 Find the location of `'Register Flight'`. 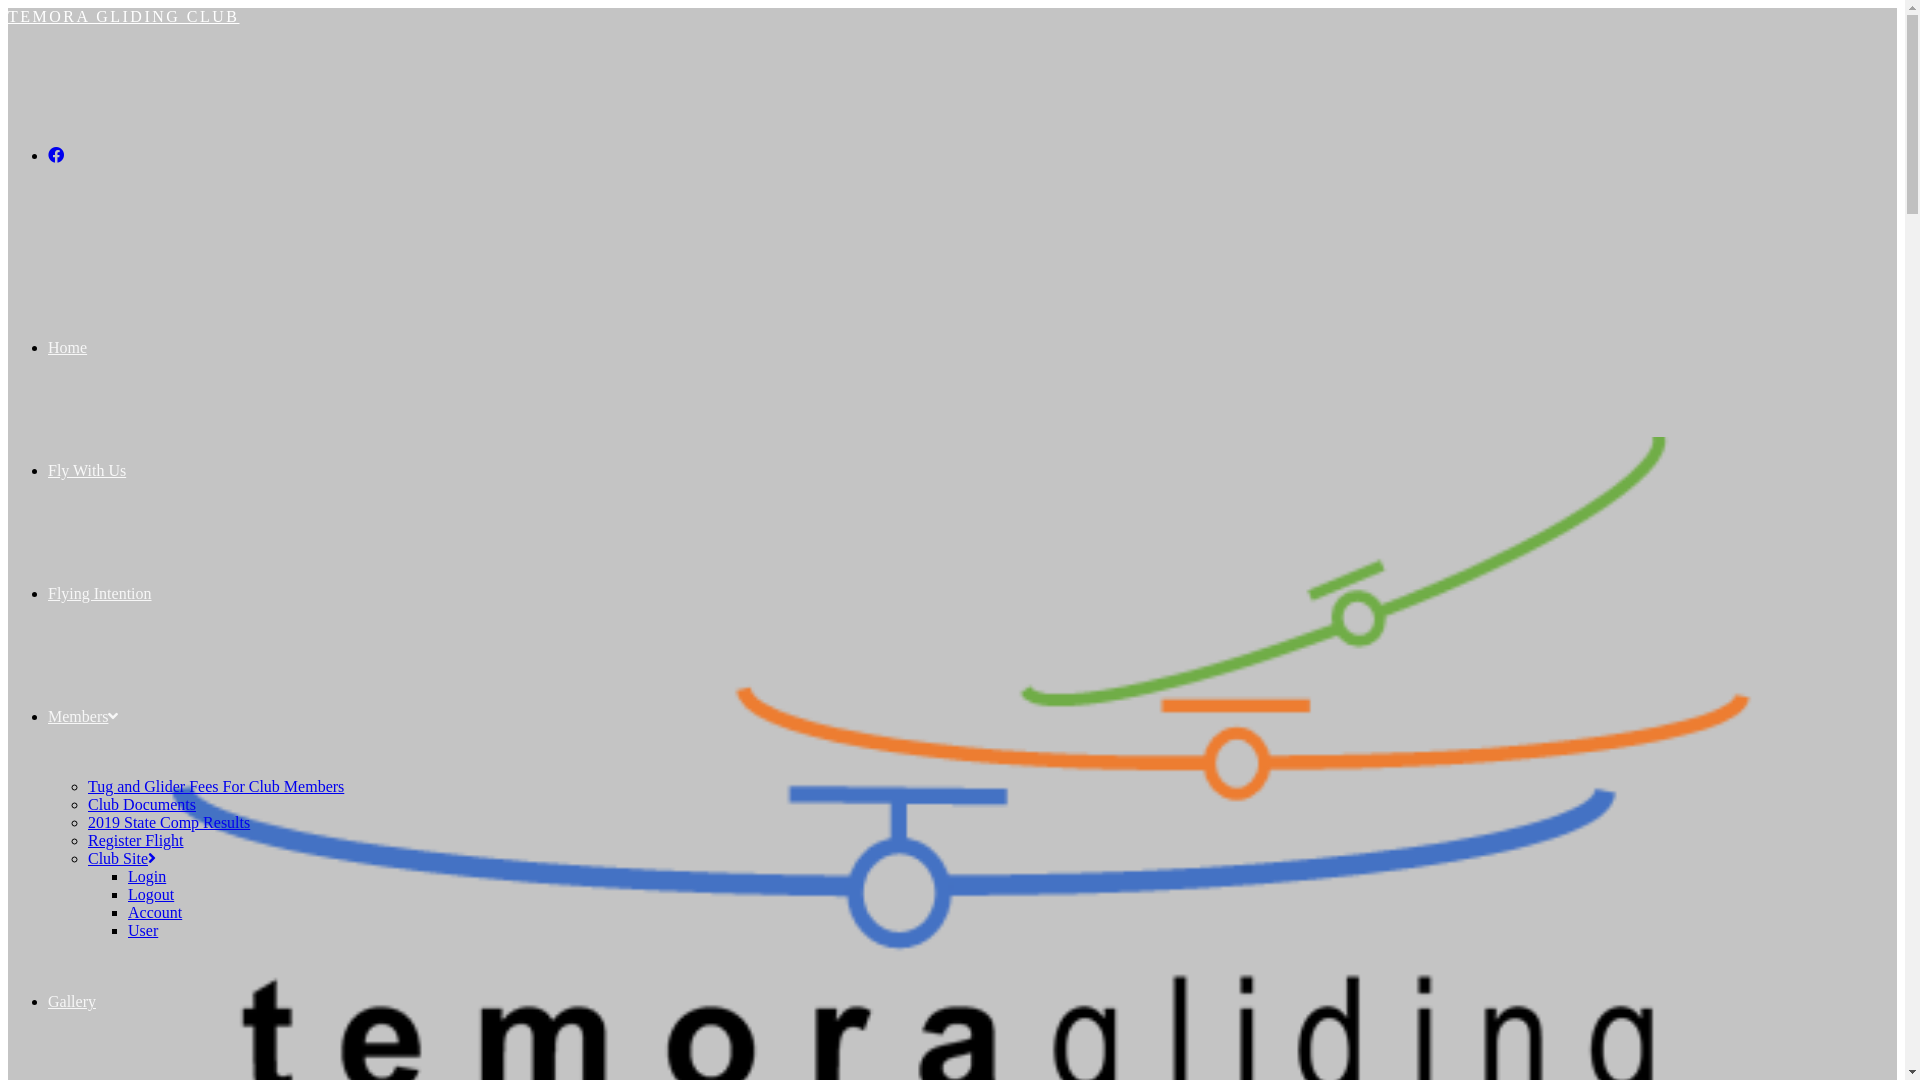

'Register Flight' is located at coordinates (134, 840).